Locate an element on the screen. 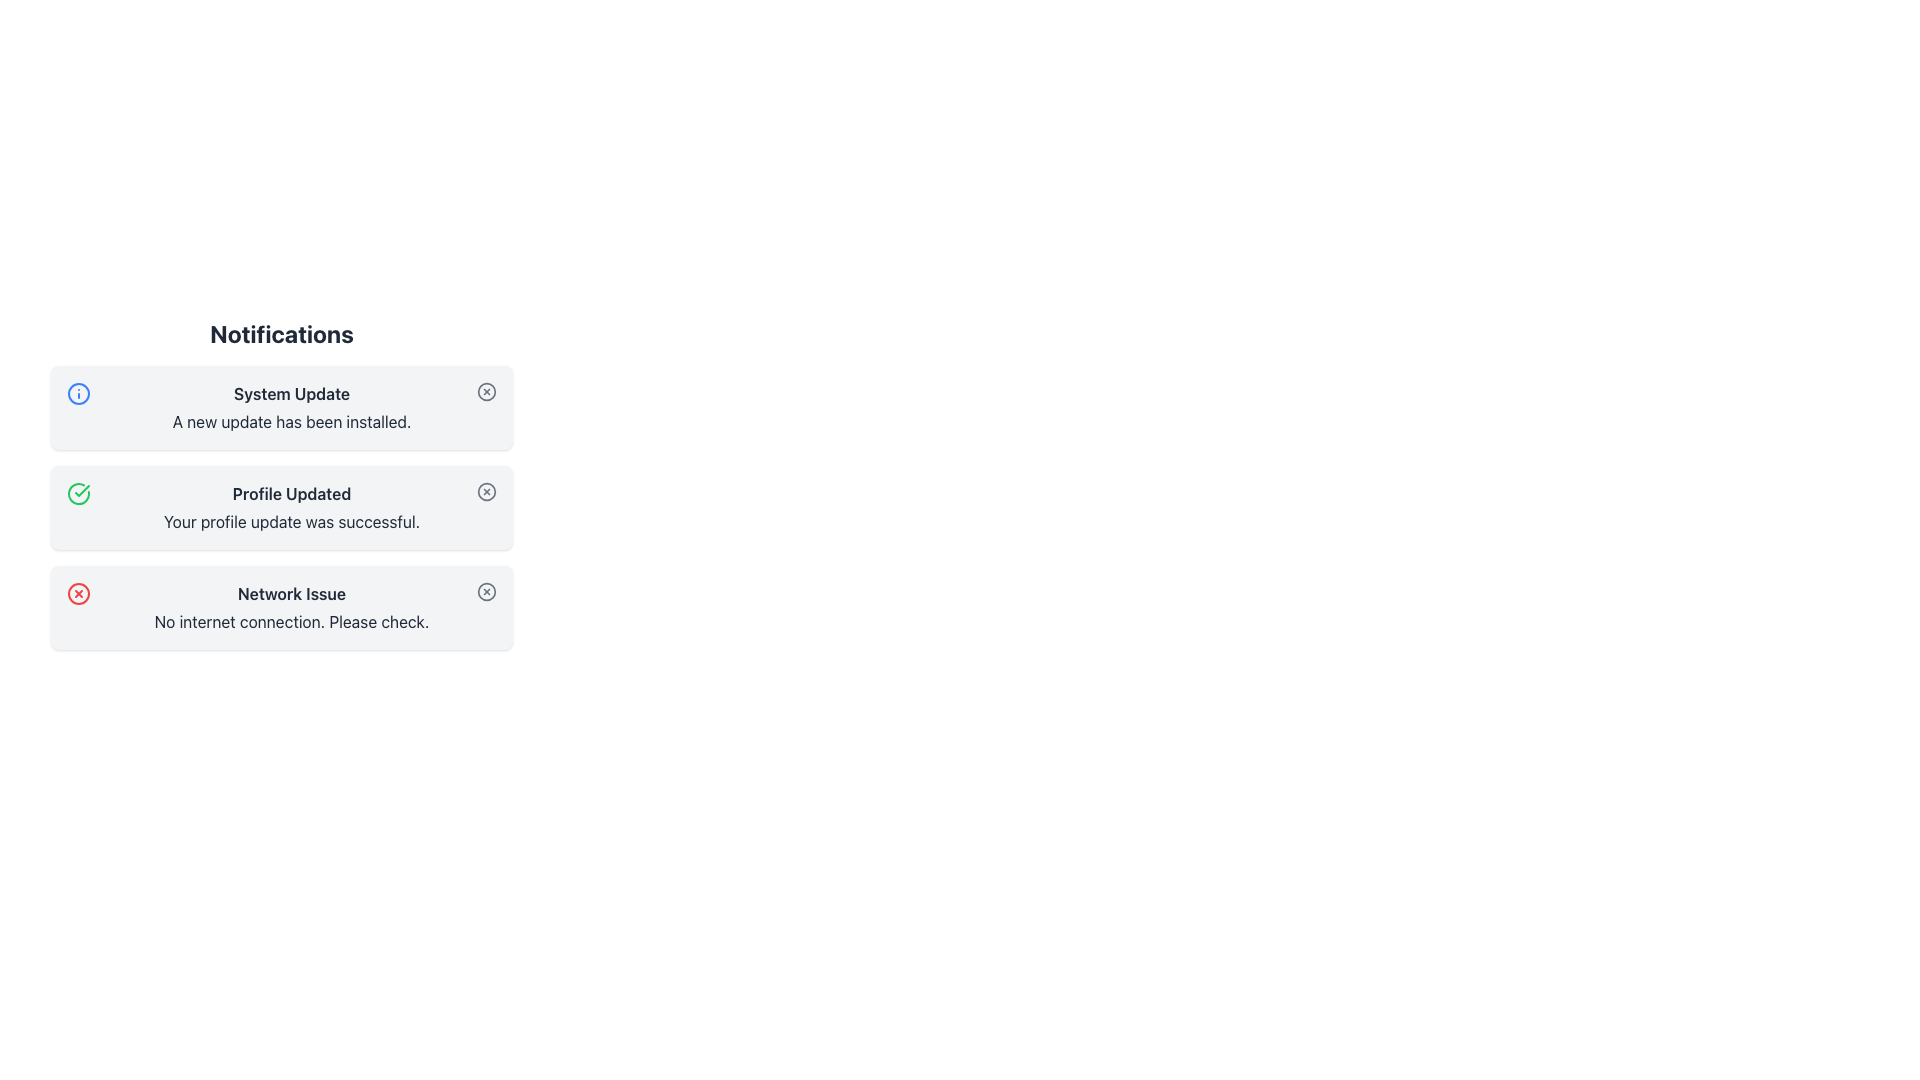 The width and height of the screenshot is (1920, 1080). bold text label titled 'System Update' located at the top of the notification card for 'System Update' is located at coordinates (291, 393).